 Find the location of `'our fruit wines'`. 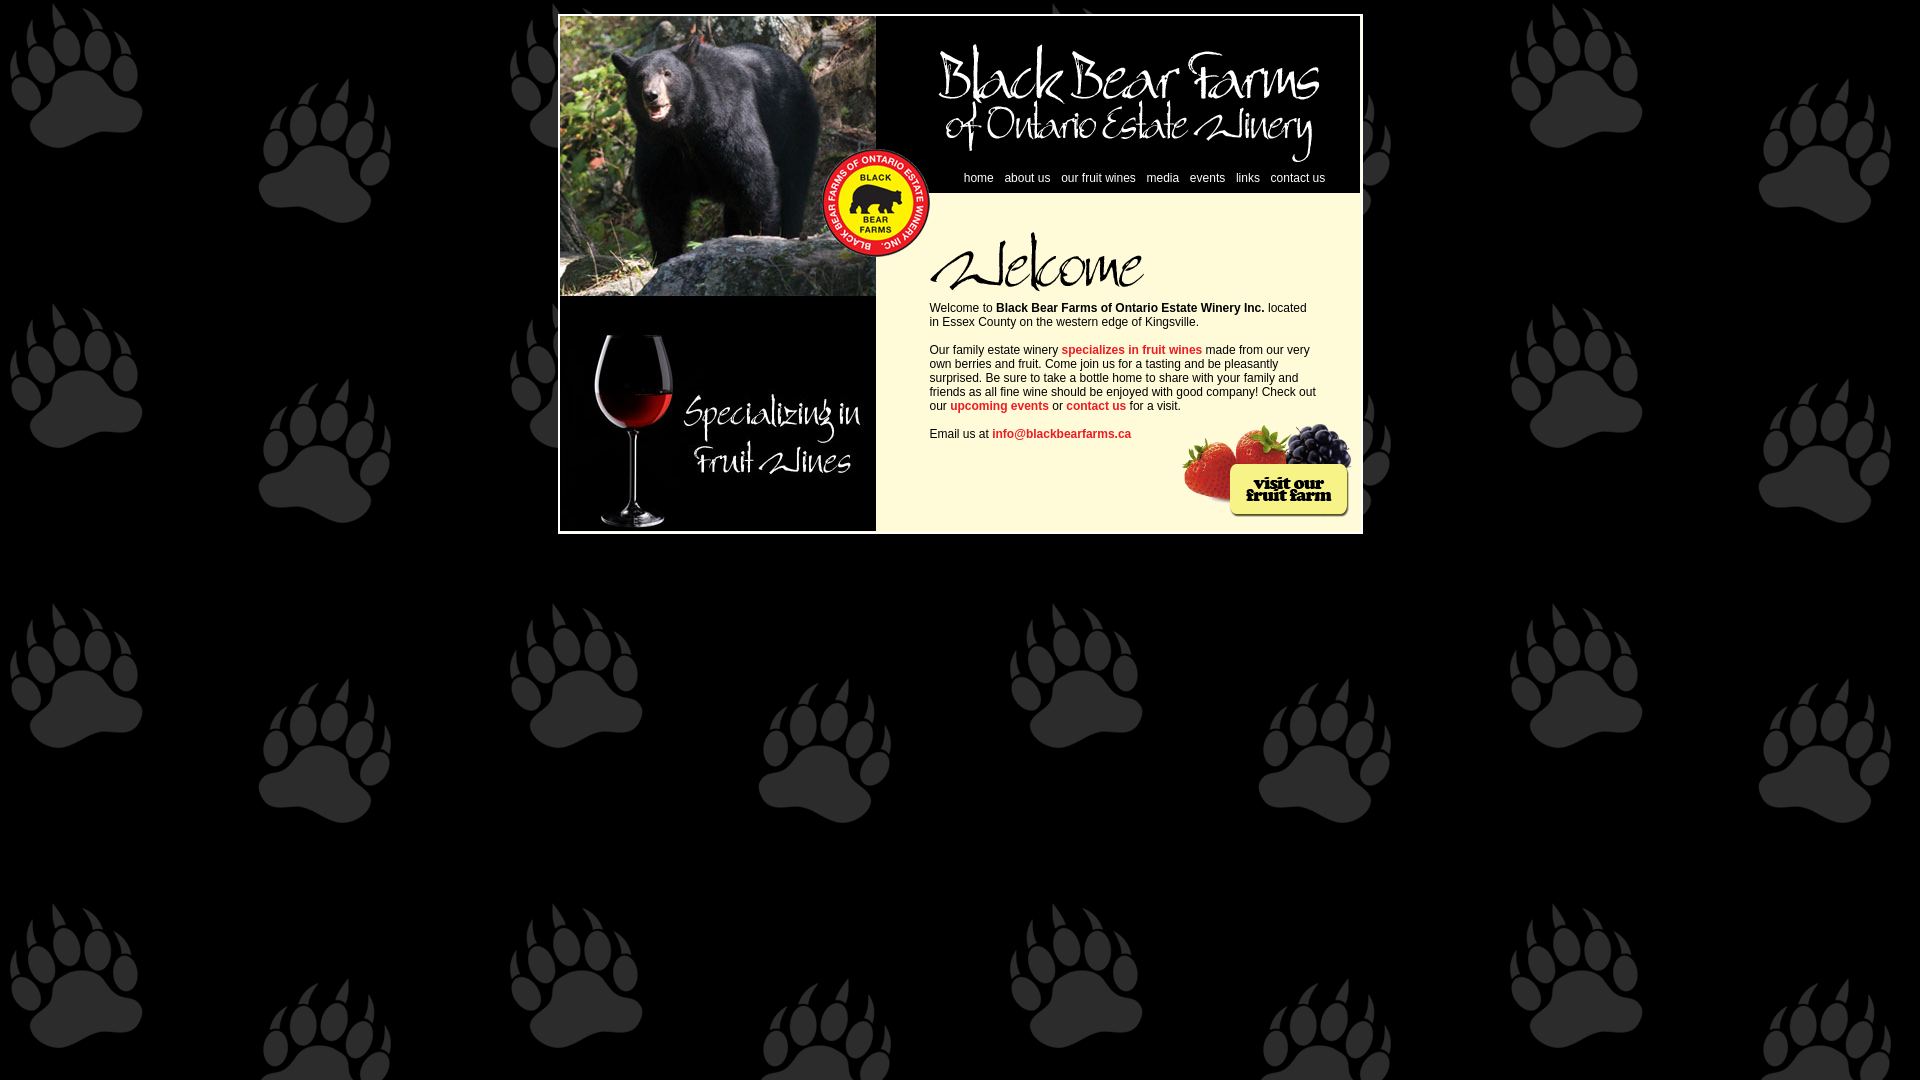

'our fruit wines' is located at coordinates (1097, 176).